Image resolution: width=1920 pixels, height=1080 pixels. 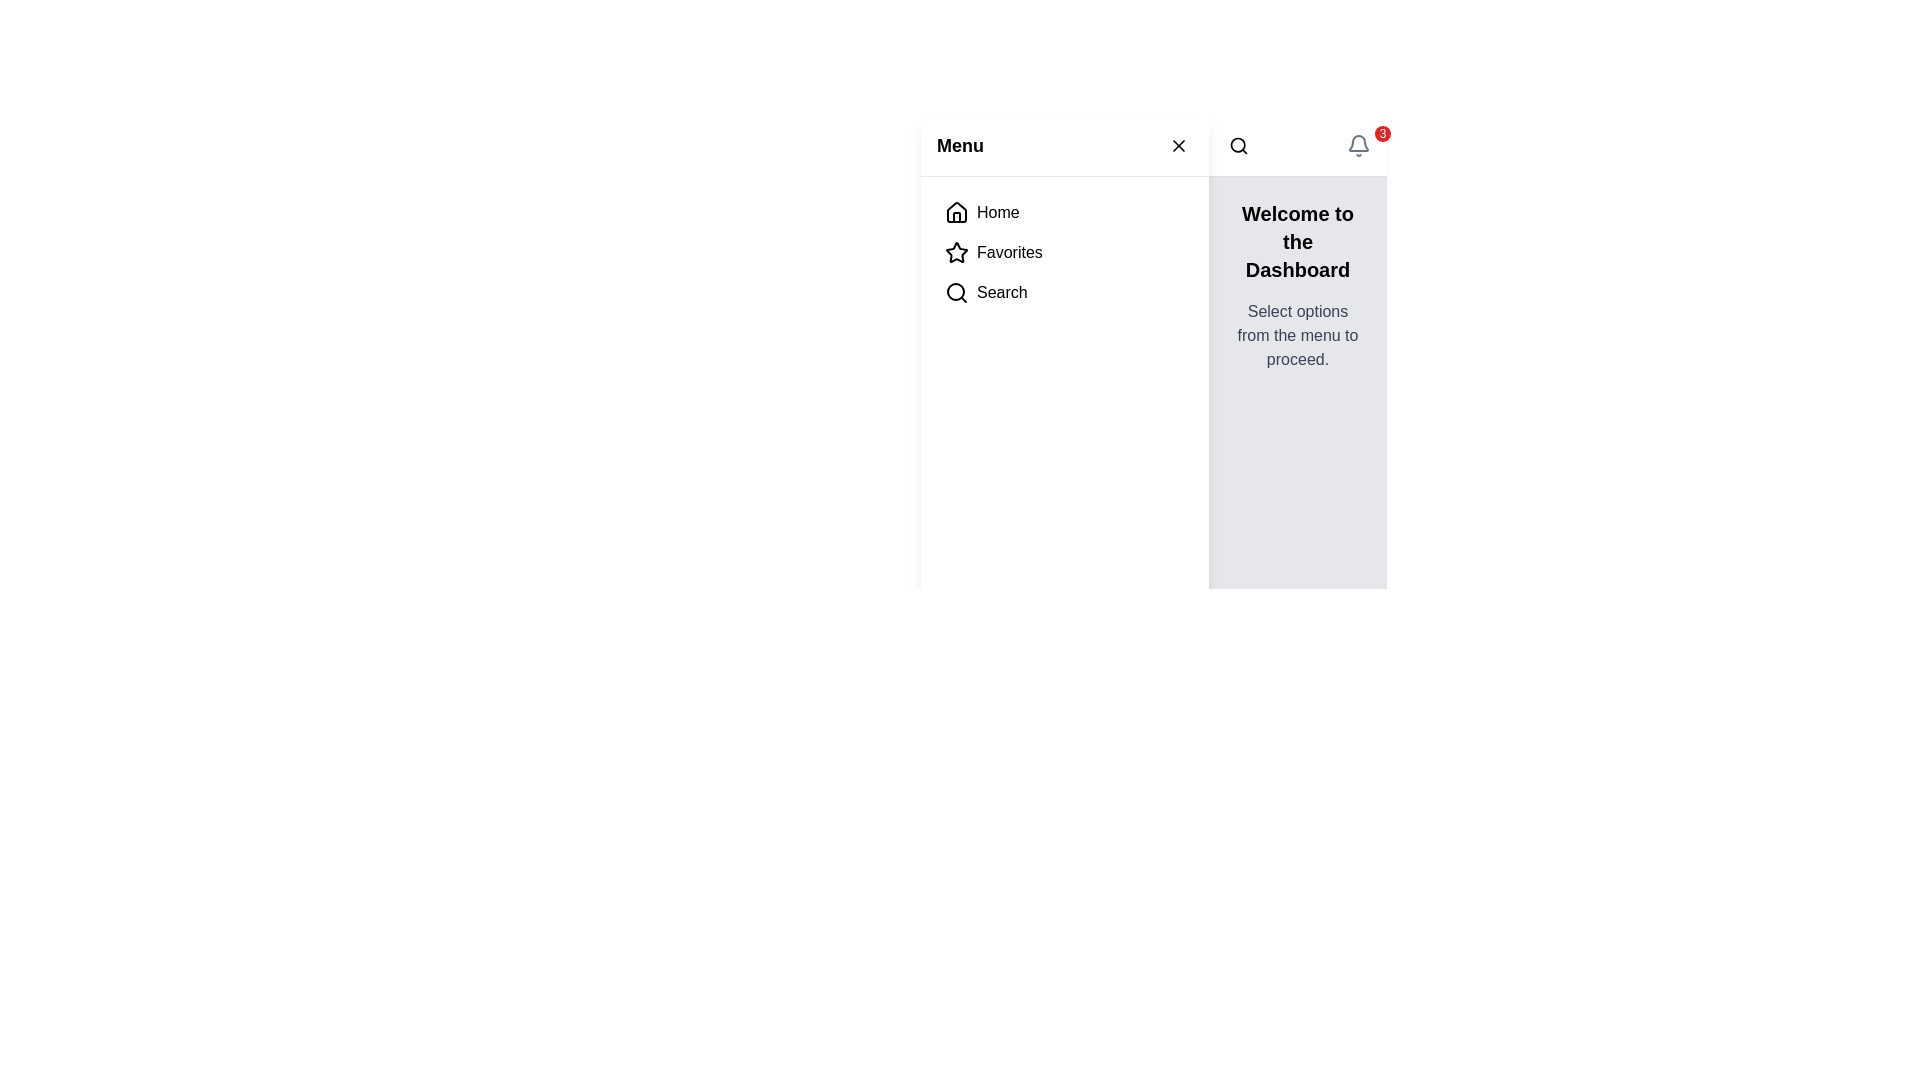 I want to click on the close or dismiss button located in the top-left section of the interface, adjacent to the menu bar, so click(x=1179, y=145).